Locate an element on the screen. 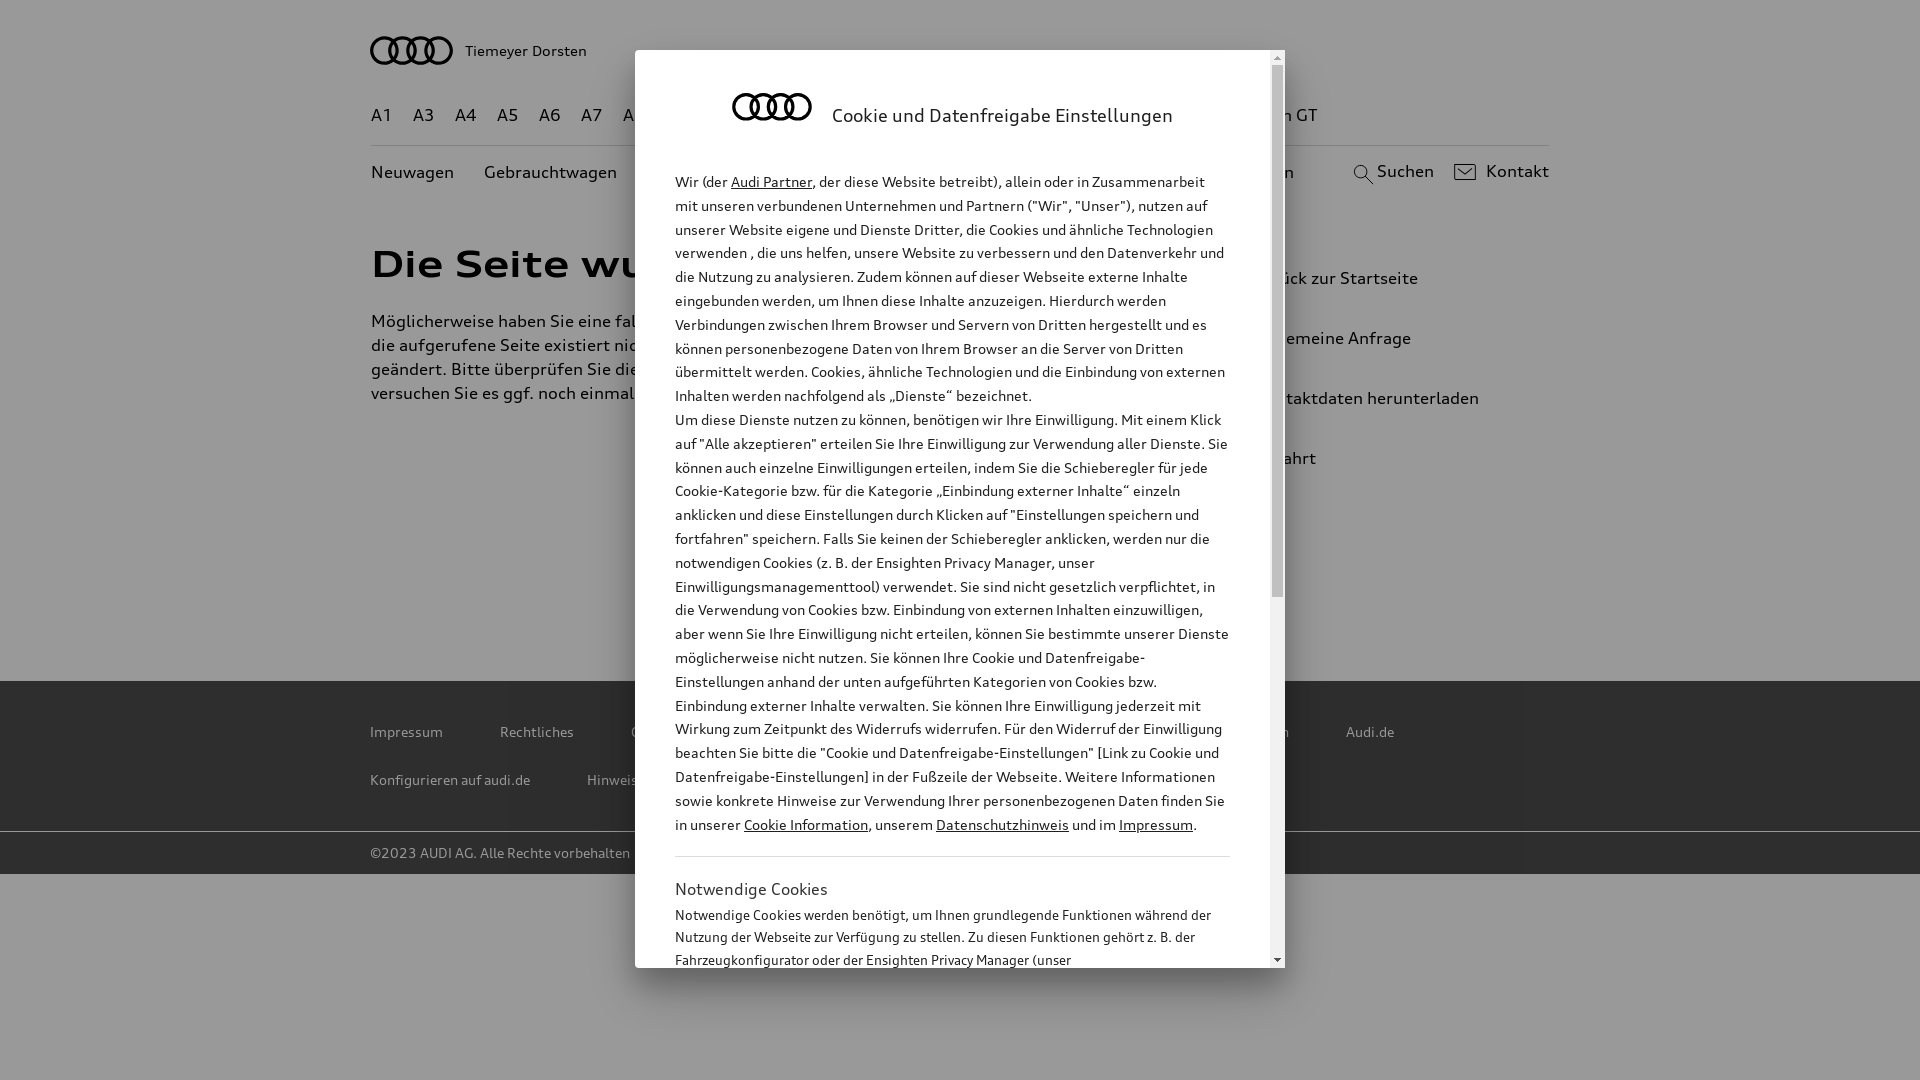 The width and height of the screenshot is (1920, 1080). 'Q7' is located at coordinates (900, 115).